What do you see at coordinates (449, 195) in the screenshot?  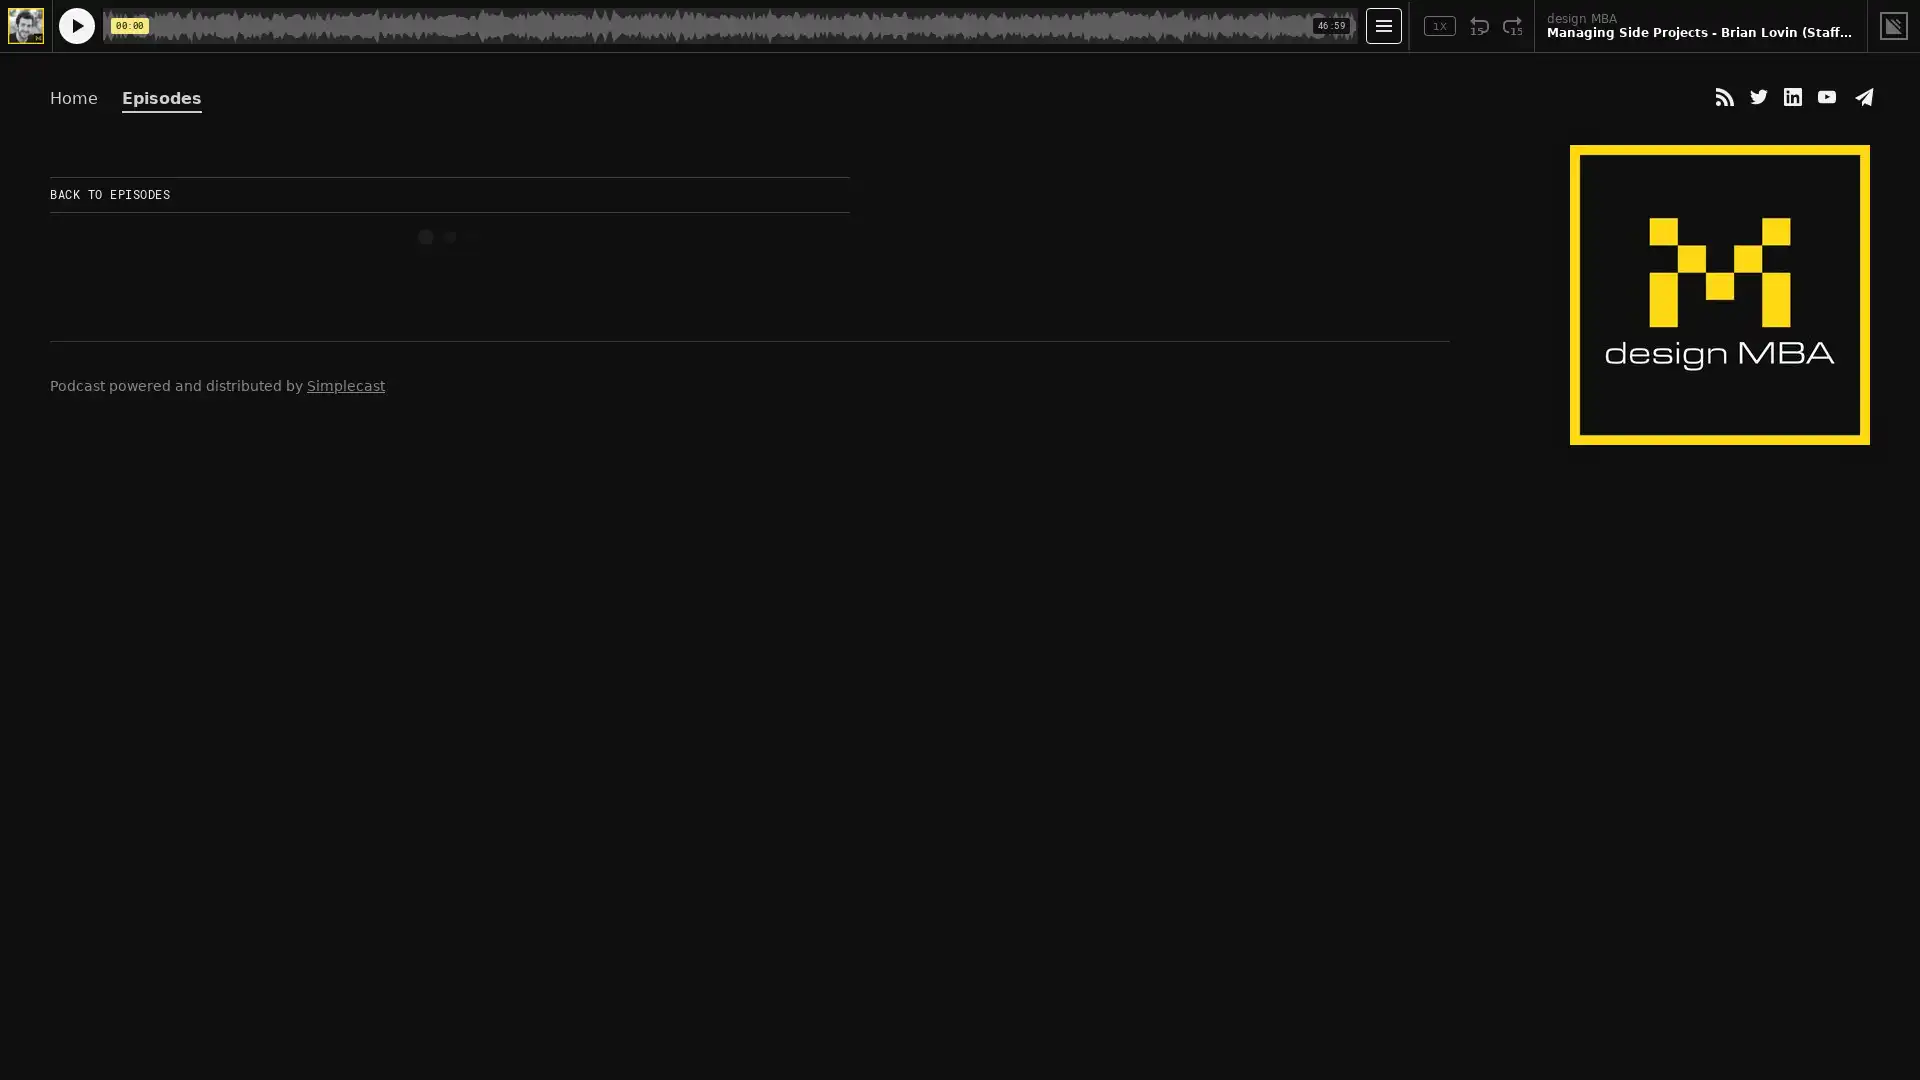 I see `BACK TO EPISODES` at bounding box center [449, 195].